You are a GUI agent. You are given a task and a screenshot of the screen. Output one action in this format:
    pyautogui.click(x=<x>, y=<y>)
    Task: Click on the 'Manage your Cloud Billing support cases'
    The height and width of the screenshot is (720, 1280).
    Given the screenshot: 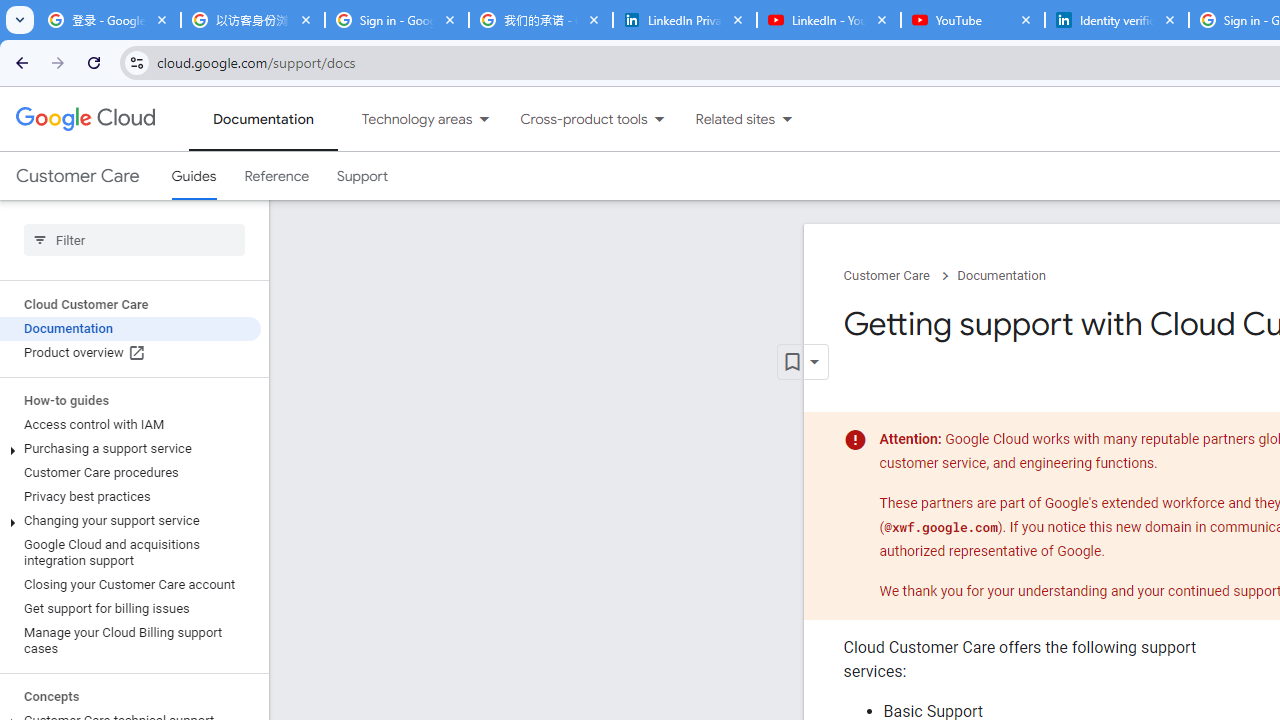 What is the action you would take?
    pyautogui.click(x=129, y=640)
    